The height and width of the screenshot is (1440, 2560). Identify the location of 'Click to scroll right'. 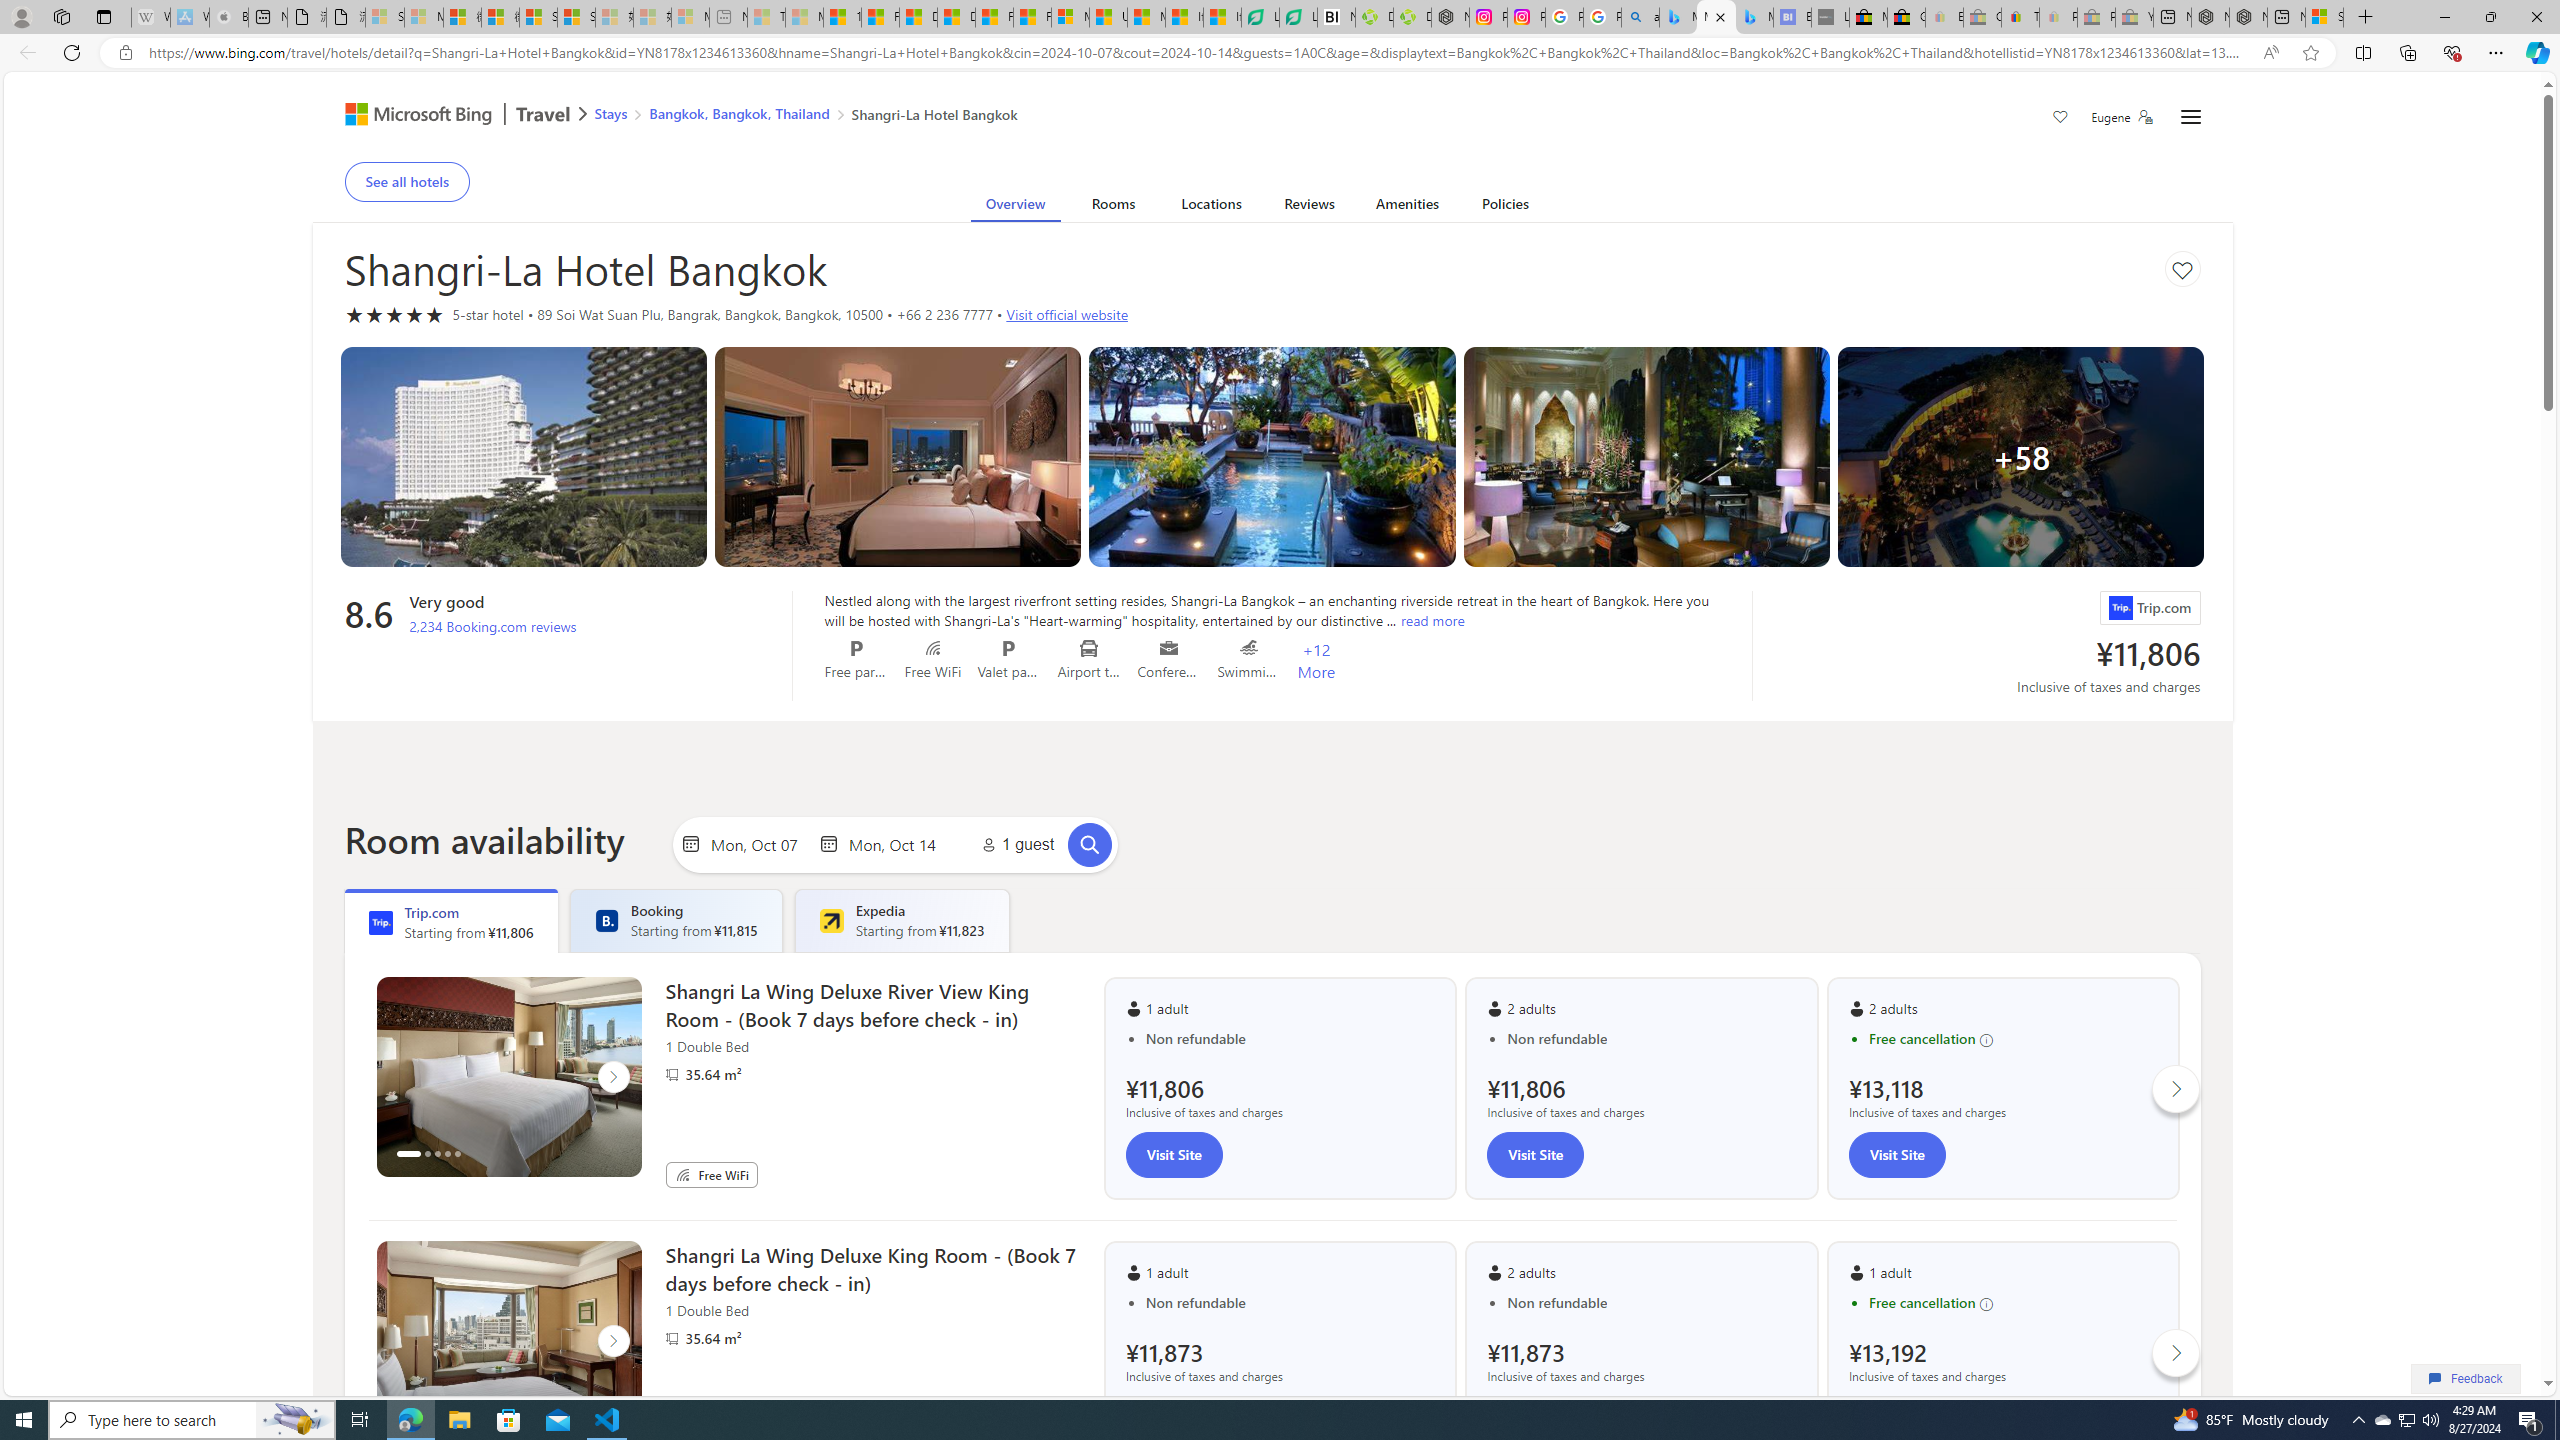
(2176, 1351).